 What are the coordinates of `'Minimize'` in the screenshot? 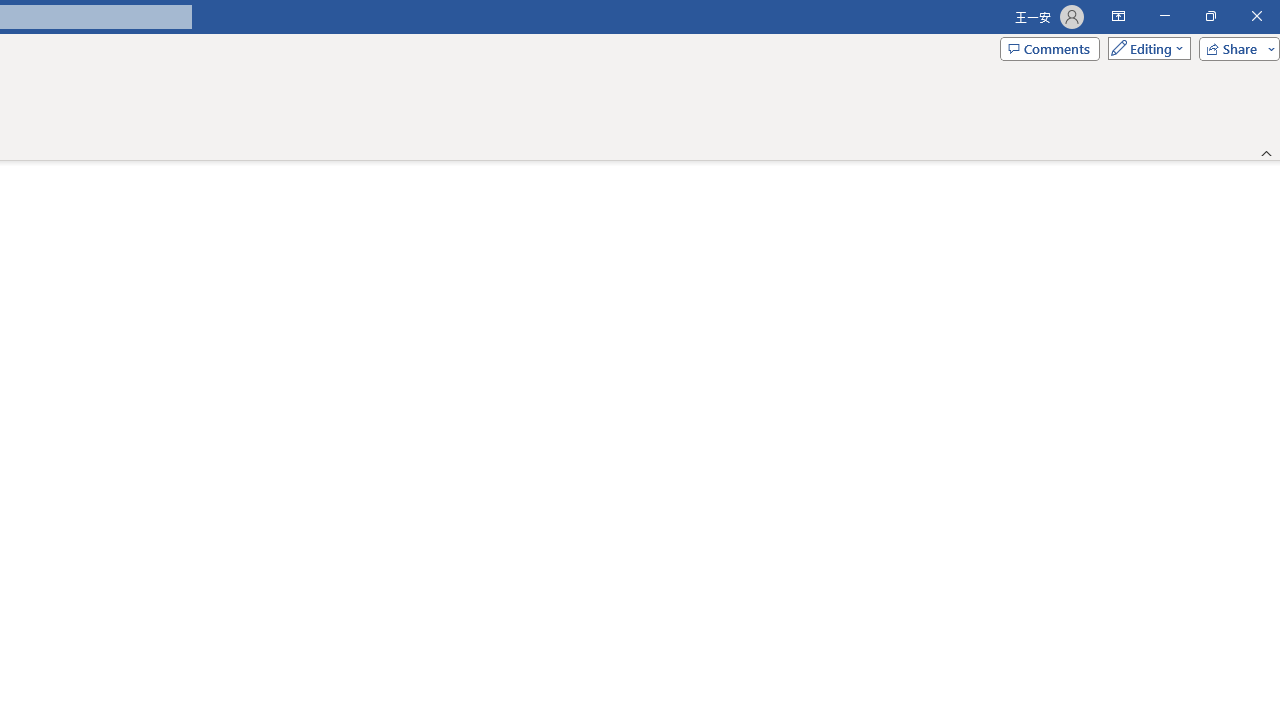 It's located at (1164, 16).